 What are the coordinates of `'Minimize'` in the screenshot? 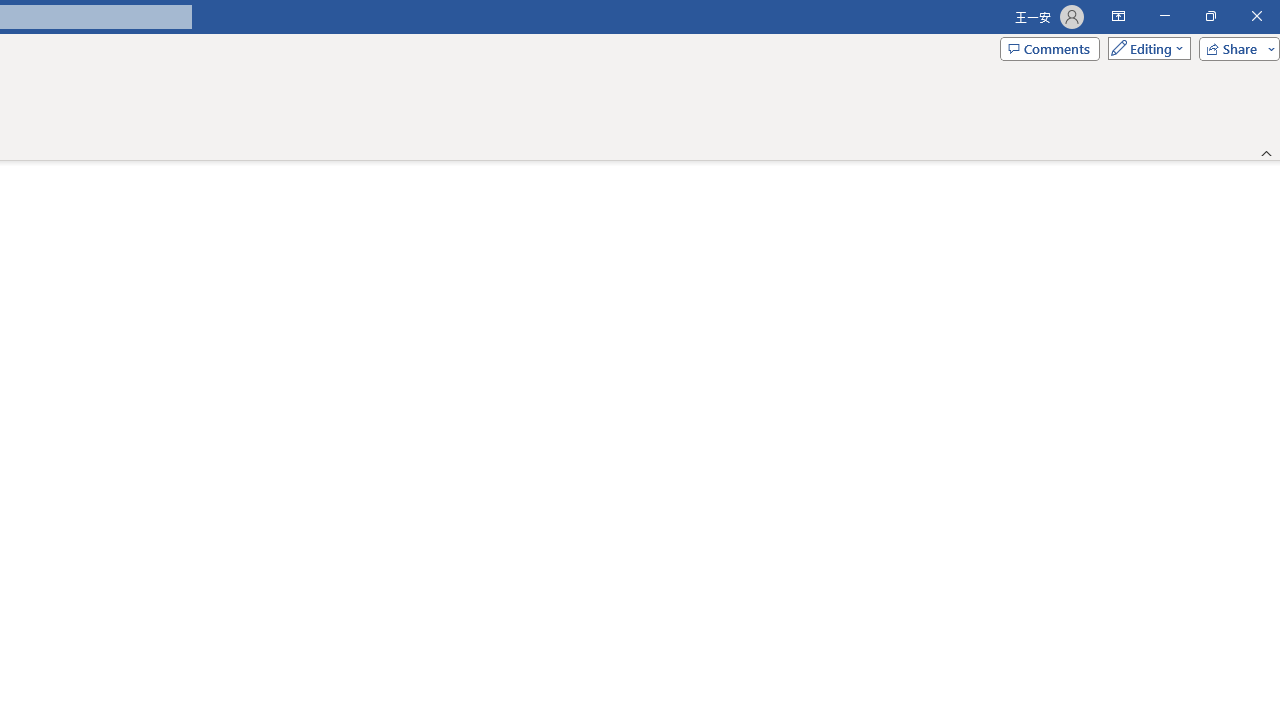 It's located at (1164, 16).